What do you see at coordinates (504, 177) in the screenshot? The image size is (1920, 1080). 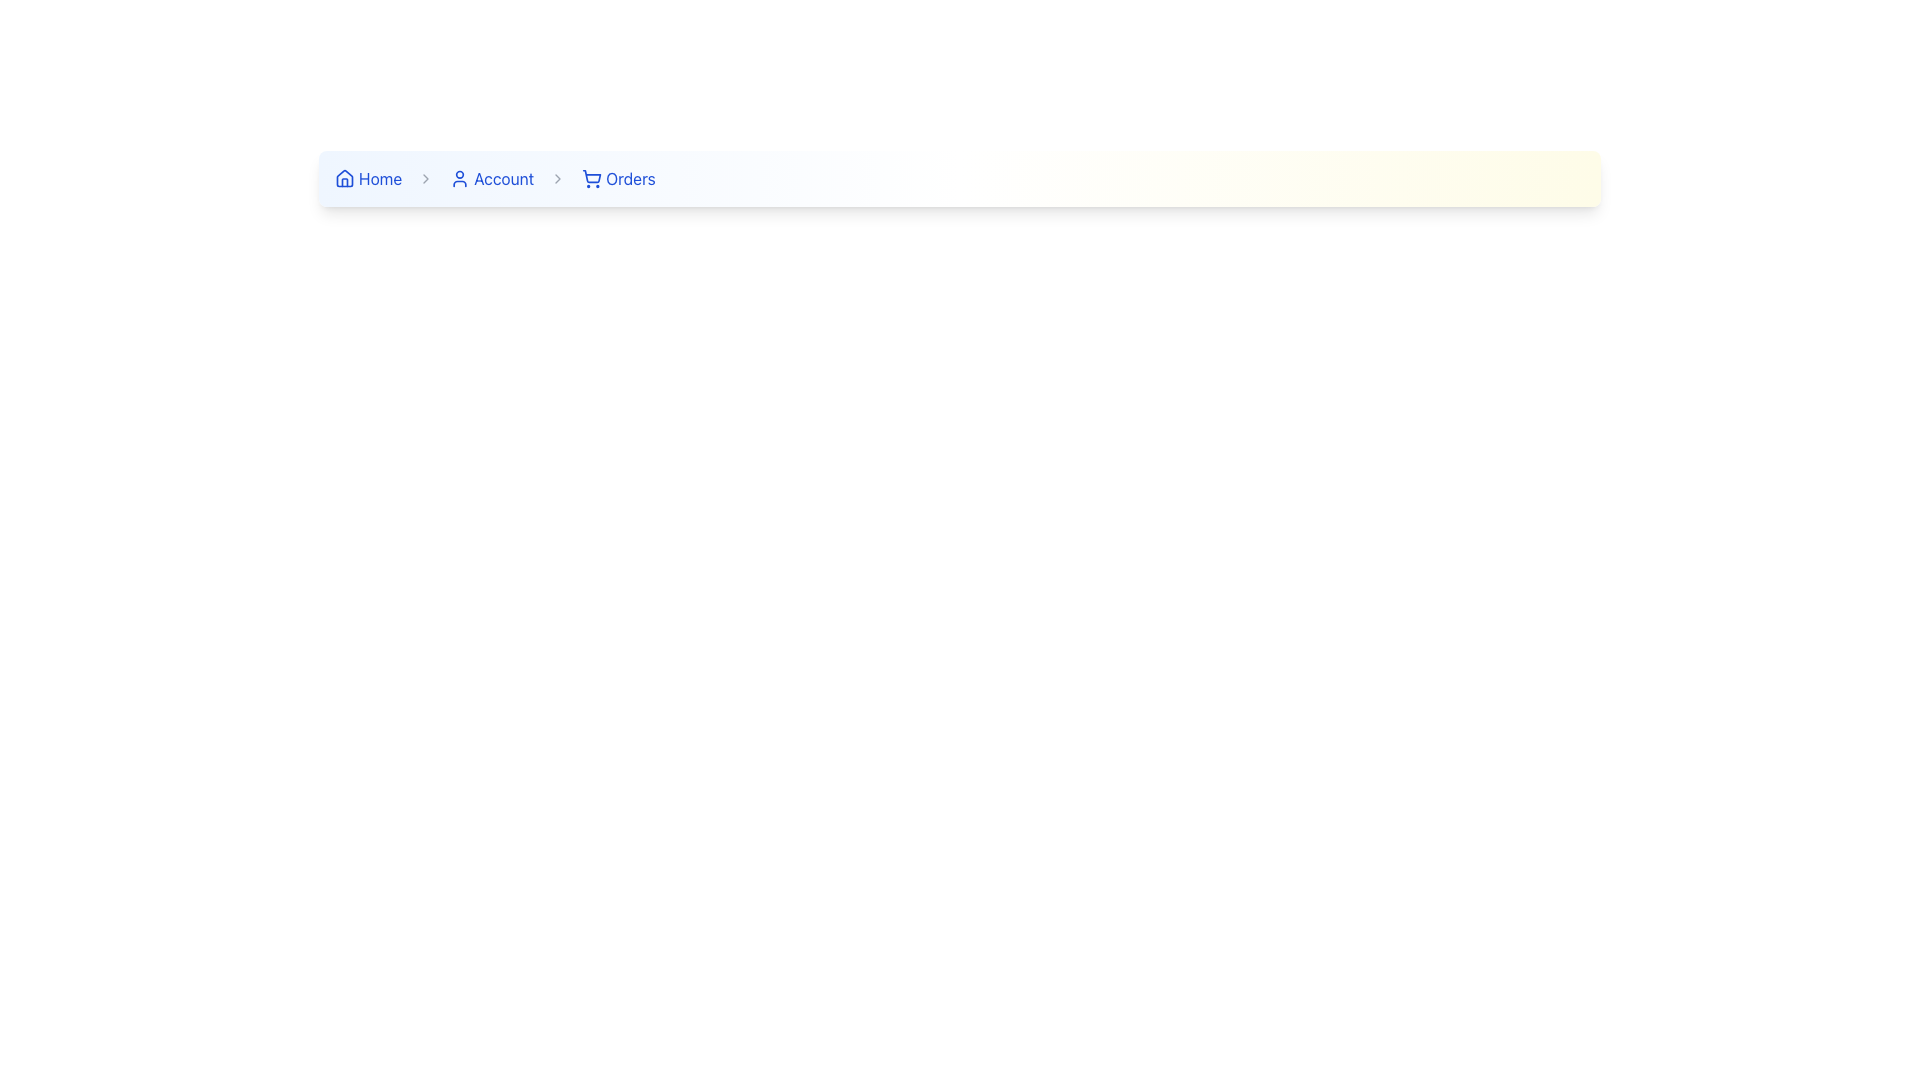 I see `text labeled 'Account' which is styled in blue and is part of the breadcrumb navigation sequence` at bounding box center [504, 177].